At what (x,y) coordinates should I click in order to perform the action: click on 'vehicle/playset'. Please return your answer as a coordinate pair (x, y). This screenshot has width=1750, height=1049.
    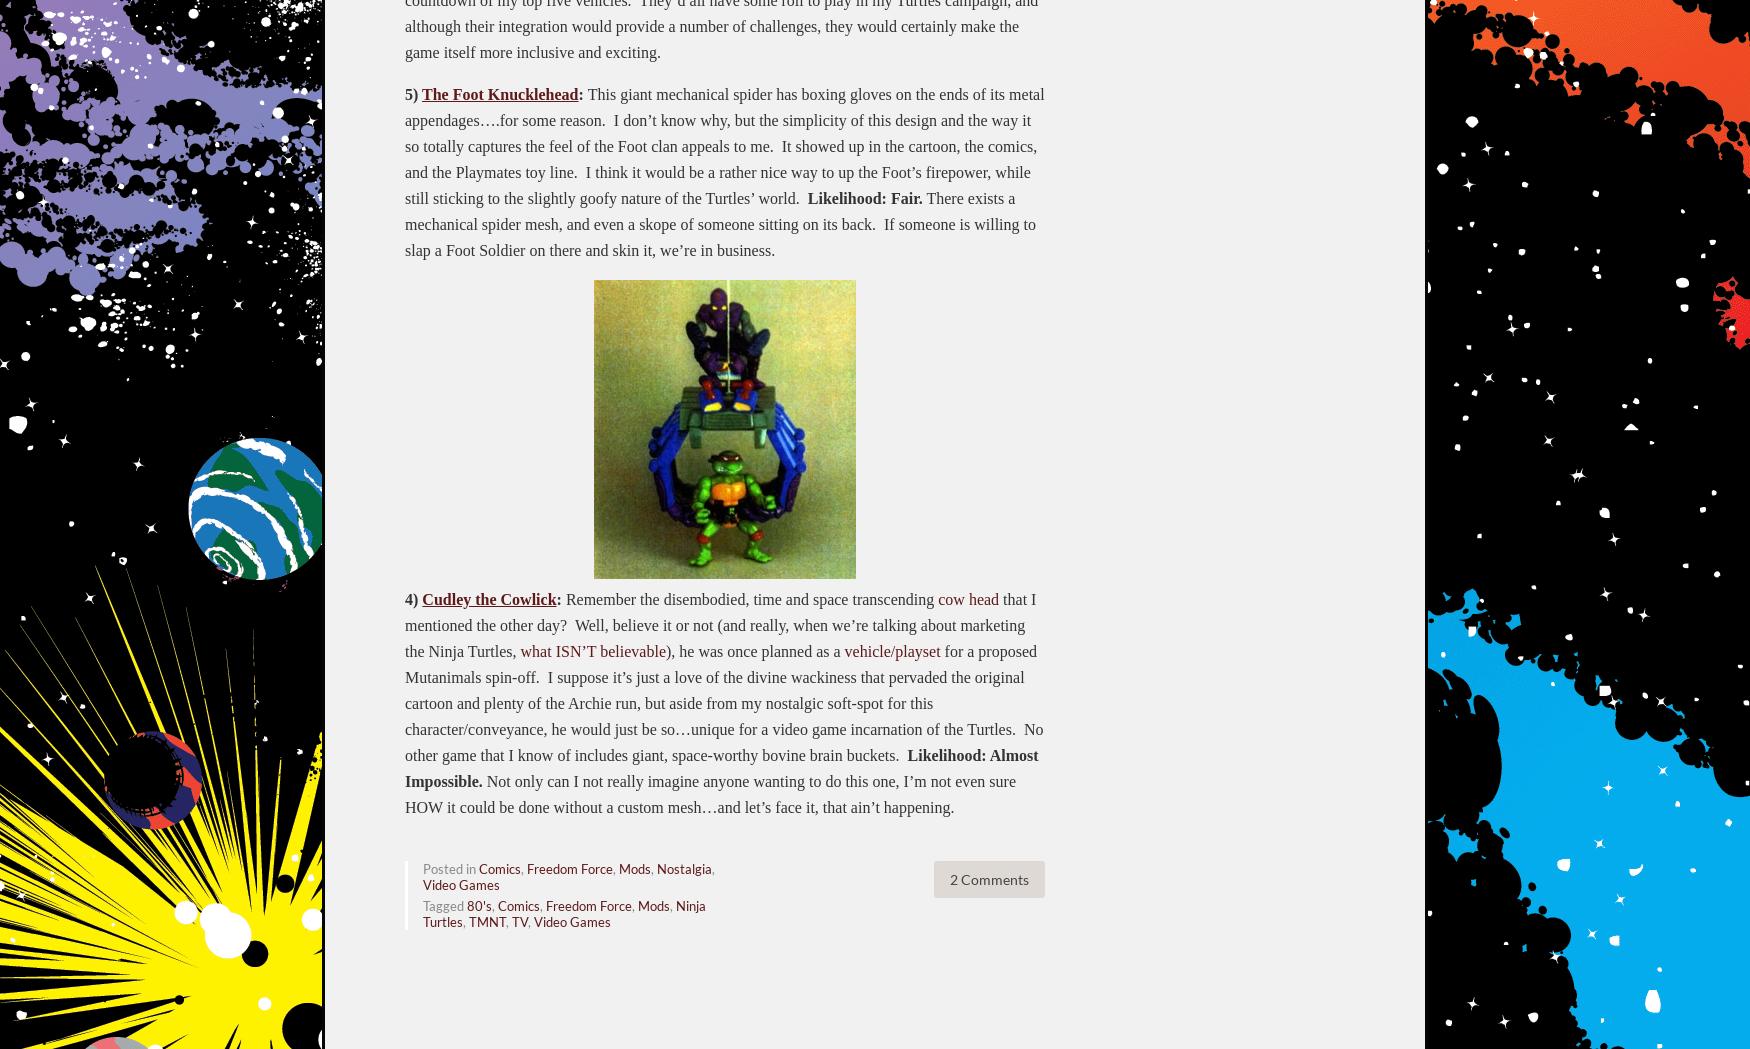
    Looking at the image, I should click on (890, 649).